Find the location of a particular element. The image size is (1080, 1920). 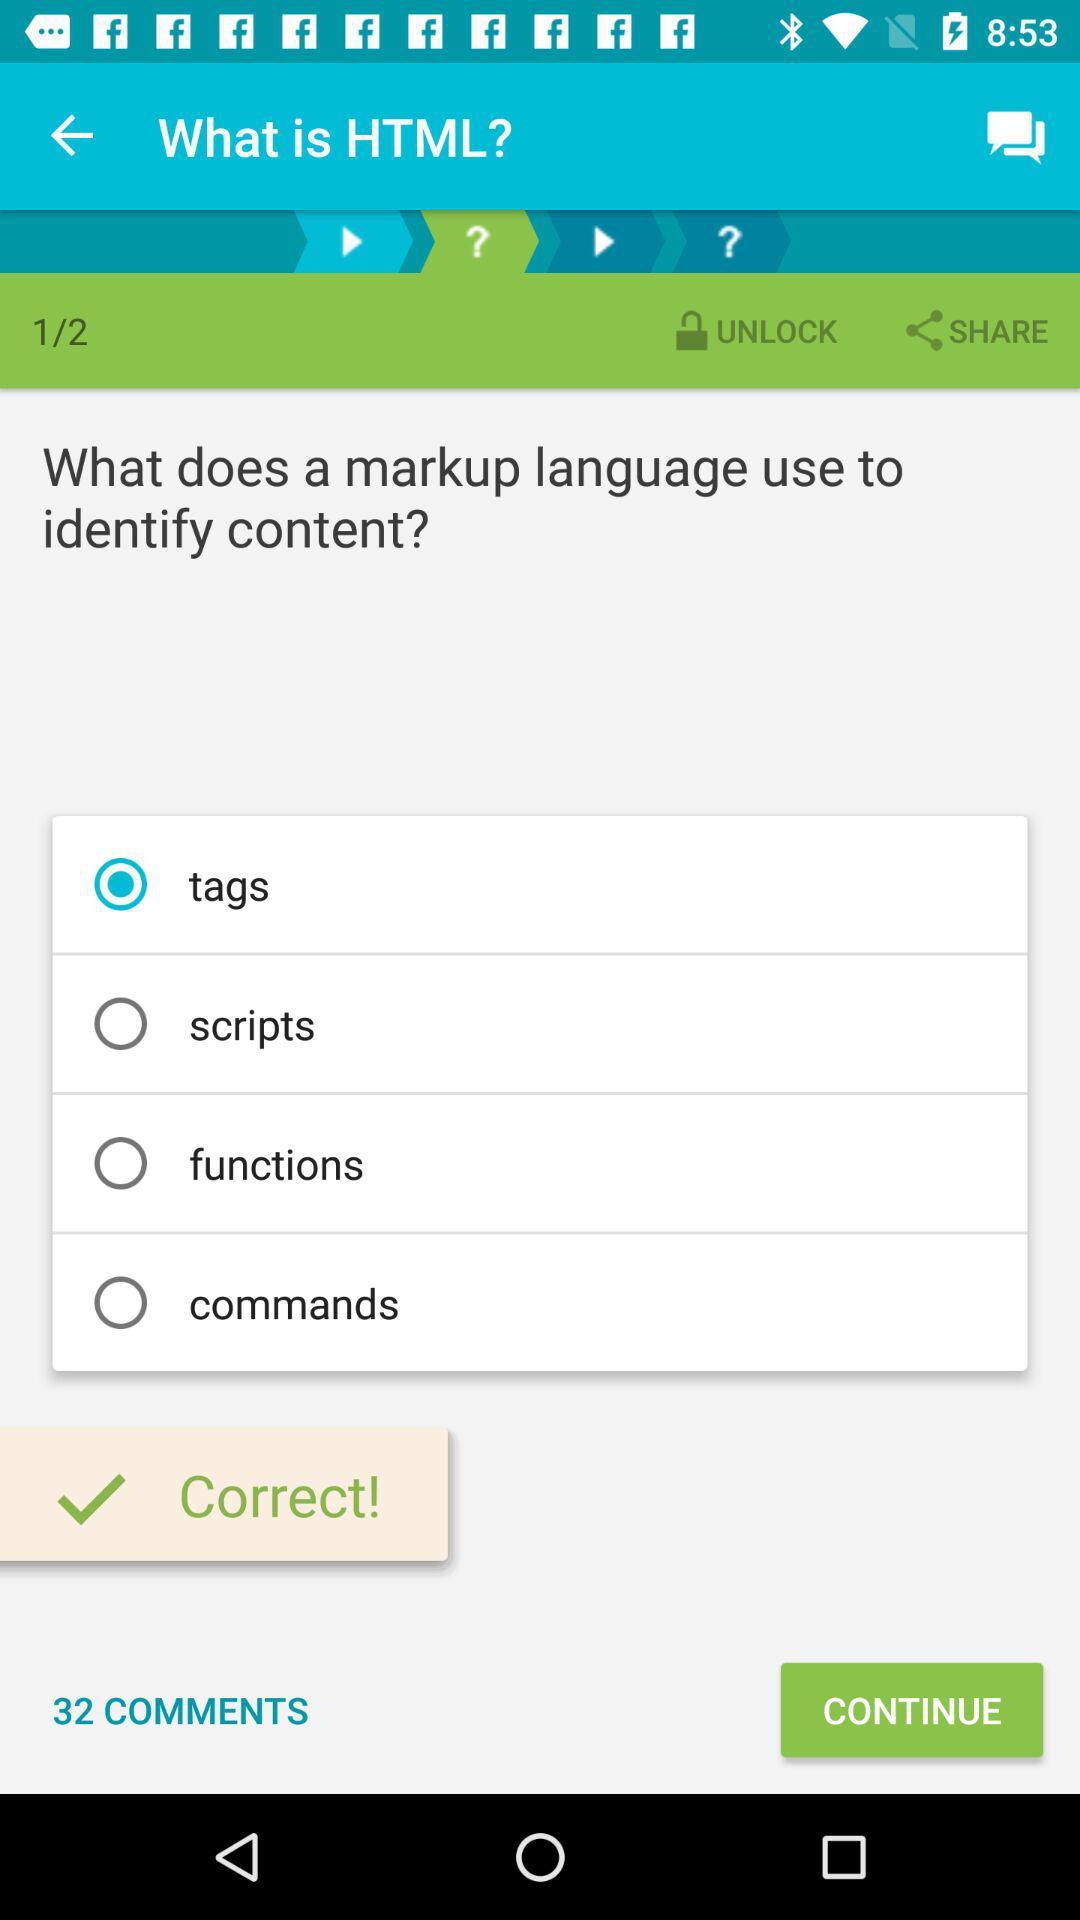

the item next to the unlock is located at coordinates (973, 330).